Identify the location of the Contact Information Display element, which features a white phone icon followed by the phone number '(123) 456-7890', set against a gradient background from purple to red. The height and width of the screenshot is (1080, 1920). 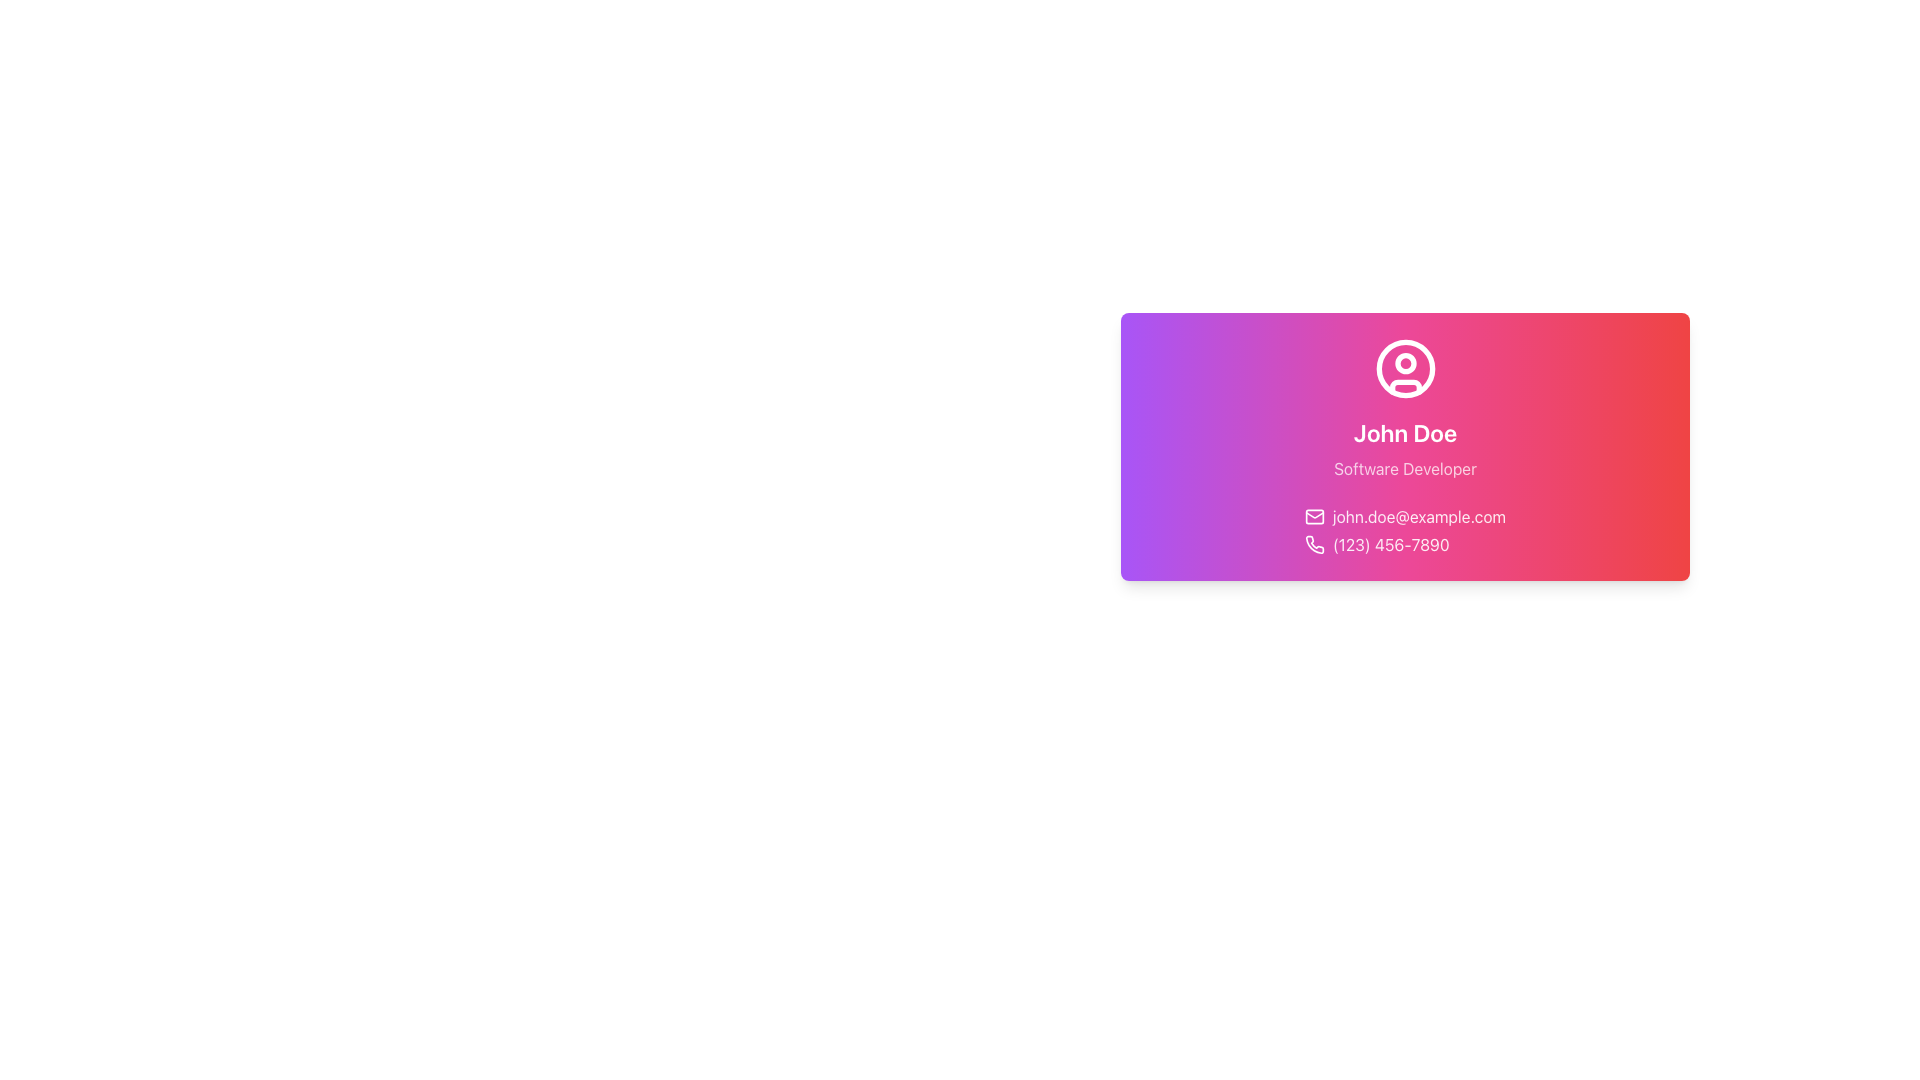
(1404, 544).